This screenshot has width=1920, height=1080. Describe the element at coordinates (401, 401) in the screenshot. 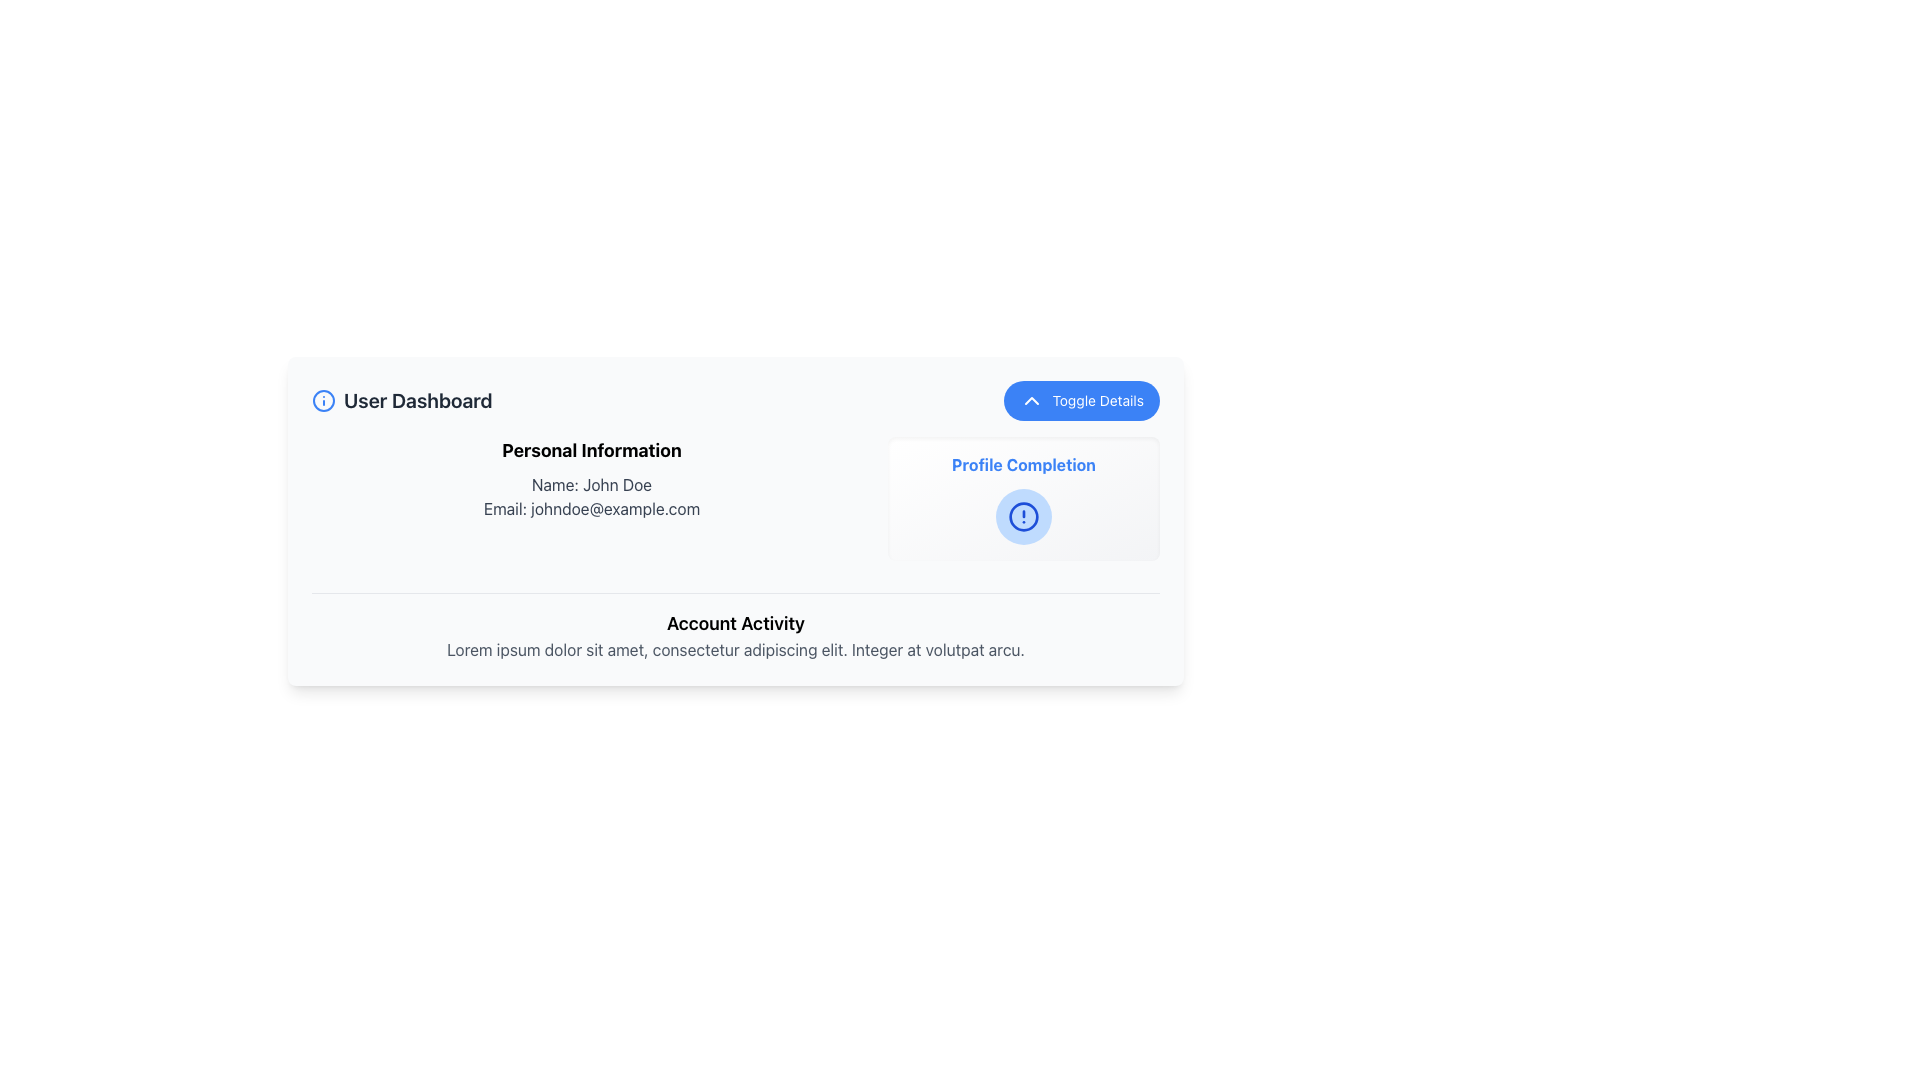

I see `text label that serves as the header for the dashboard section, located at the top-left corner of the interface` at that location.